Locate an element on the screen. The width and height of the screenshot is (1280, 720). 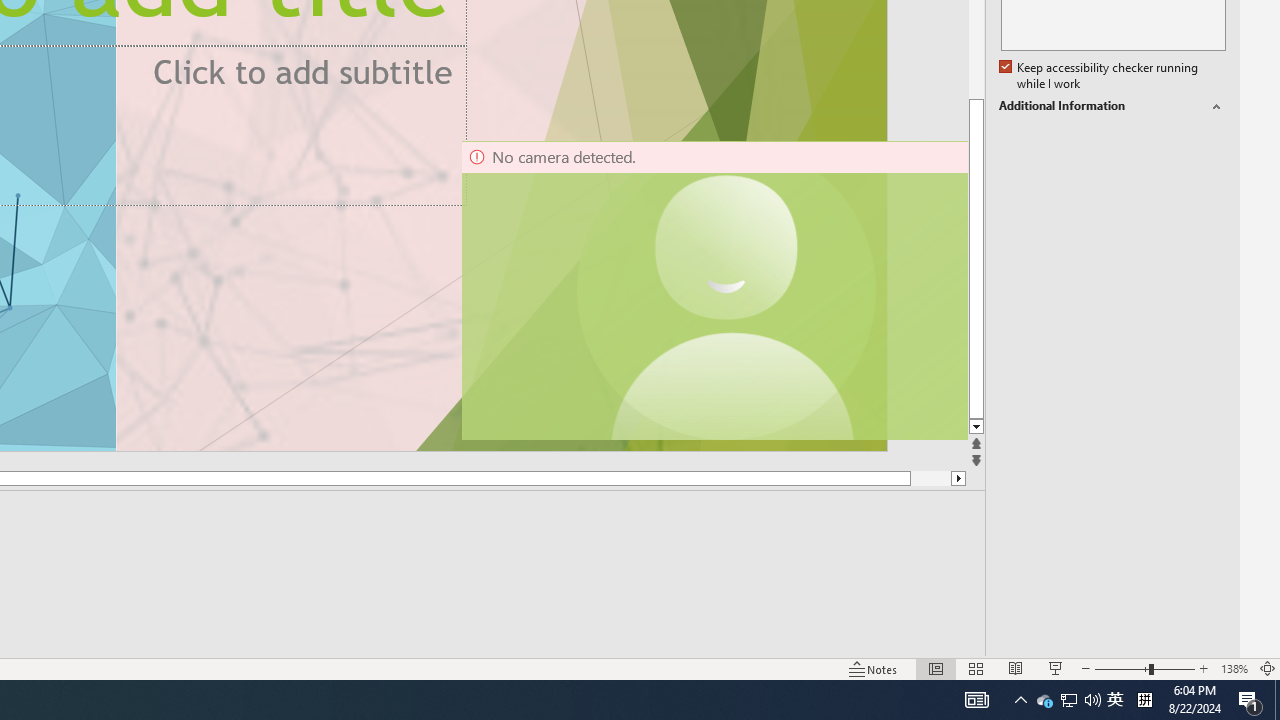
'Camera 11, No camera detected.' is located at coordinates (726, 290).